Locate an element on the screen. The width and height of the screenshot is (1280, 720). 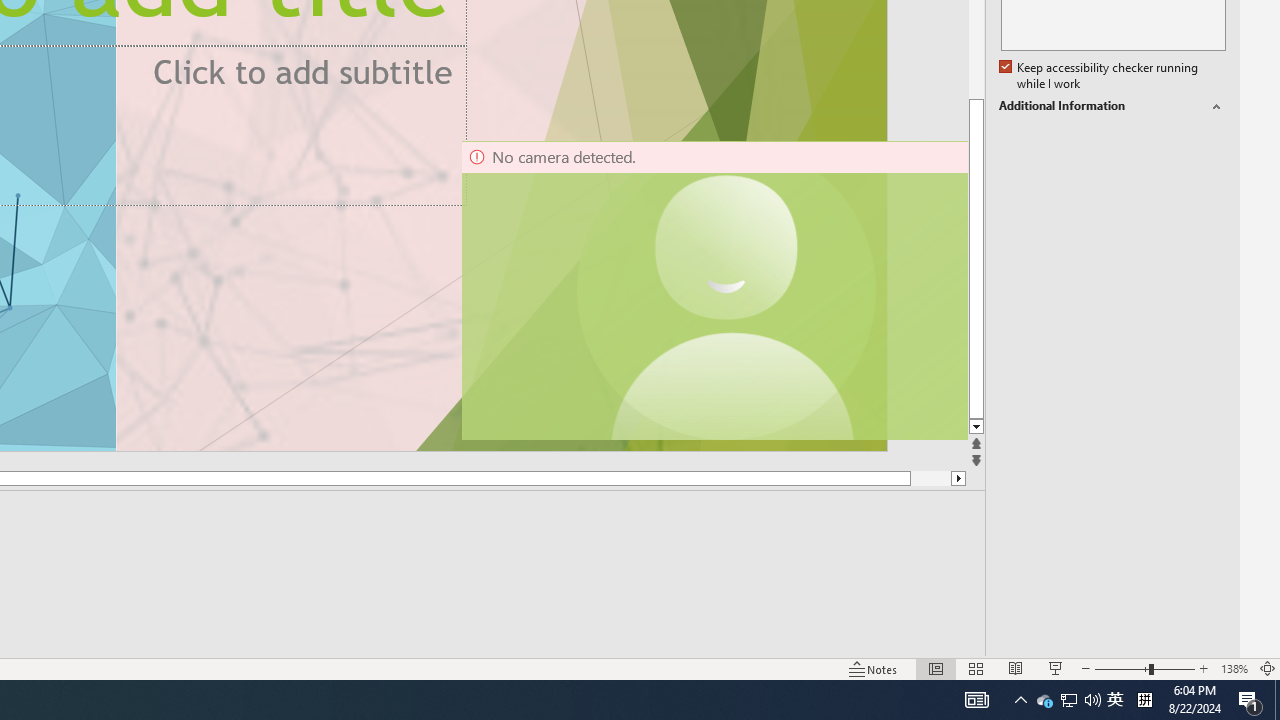
'Camera 11, No camera detected.' is located at coordinates (726, 290).